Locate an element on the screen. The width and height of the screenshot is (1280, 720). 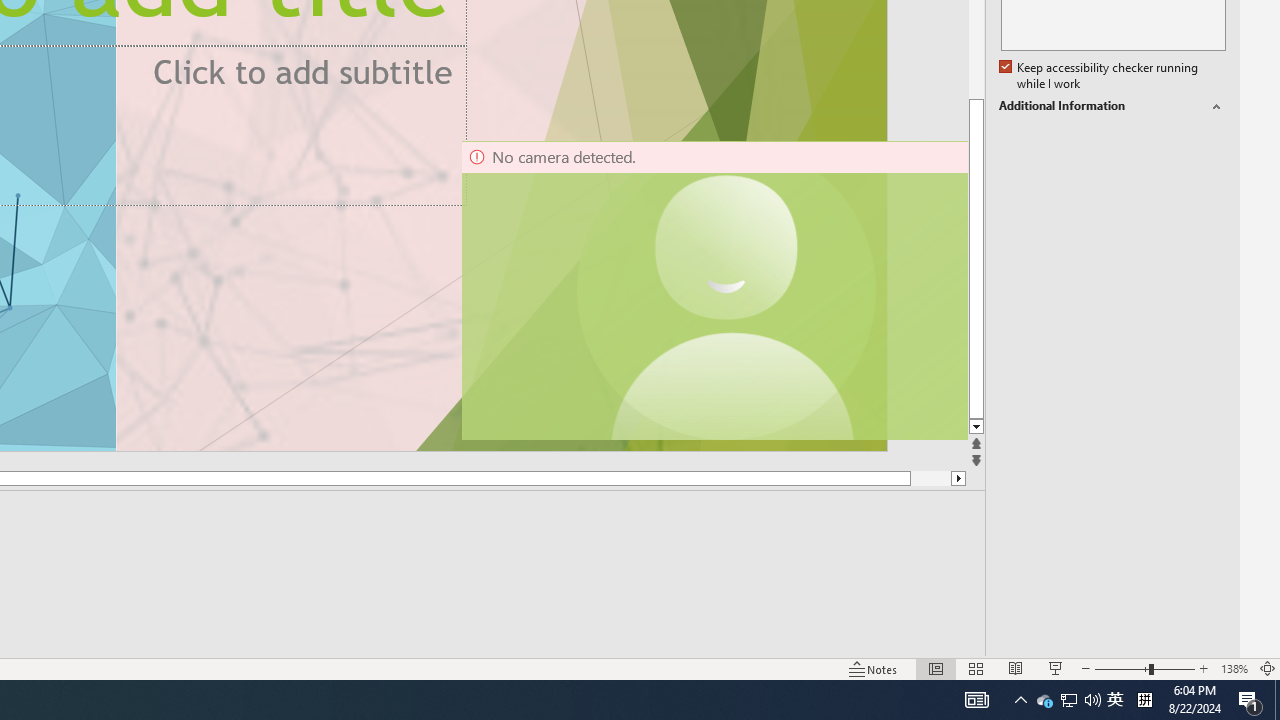
'Camera 11, No camera detected.' is located at coordinates (726, 290).